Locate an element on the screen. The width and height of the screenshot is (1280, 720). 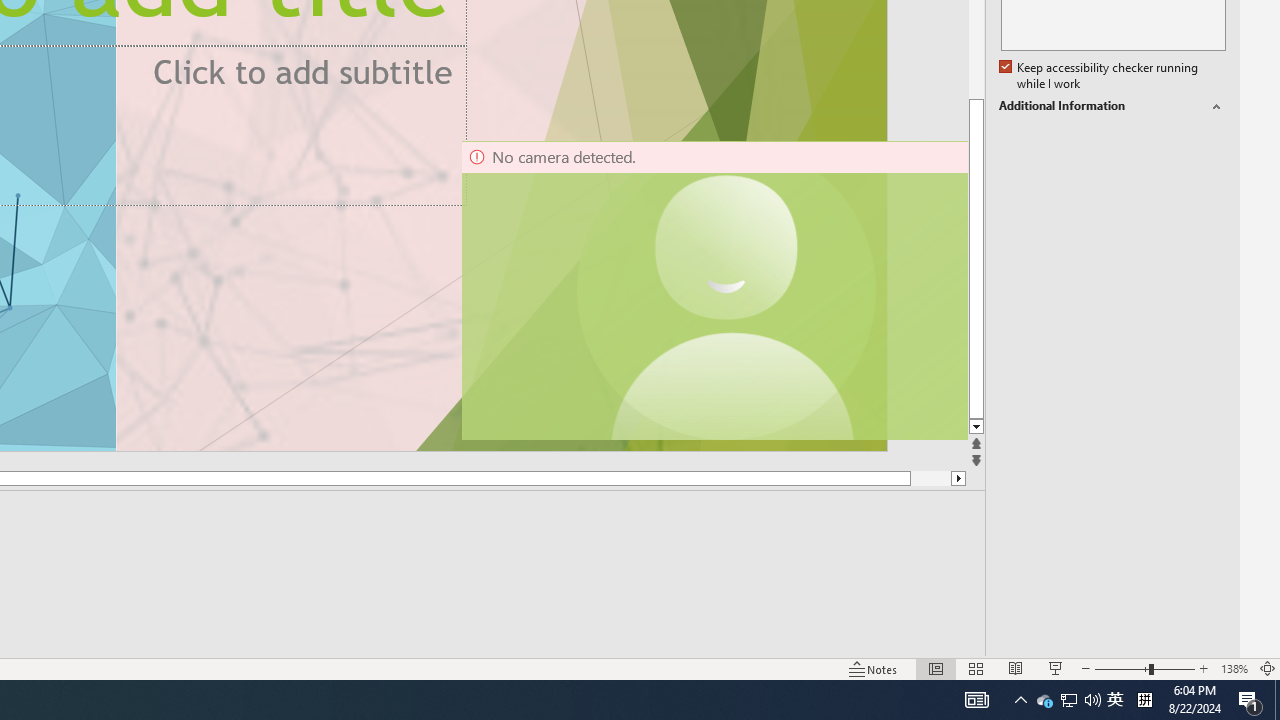
'Camera 11, No camera detected.' is located at coordinates (726, 290).